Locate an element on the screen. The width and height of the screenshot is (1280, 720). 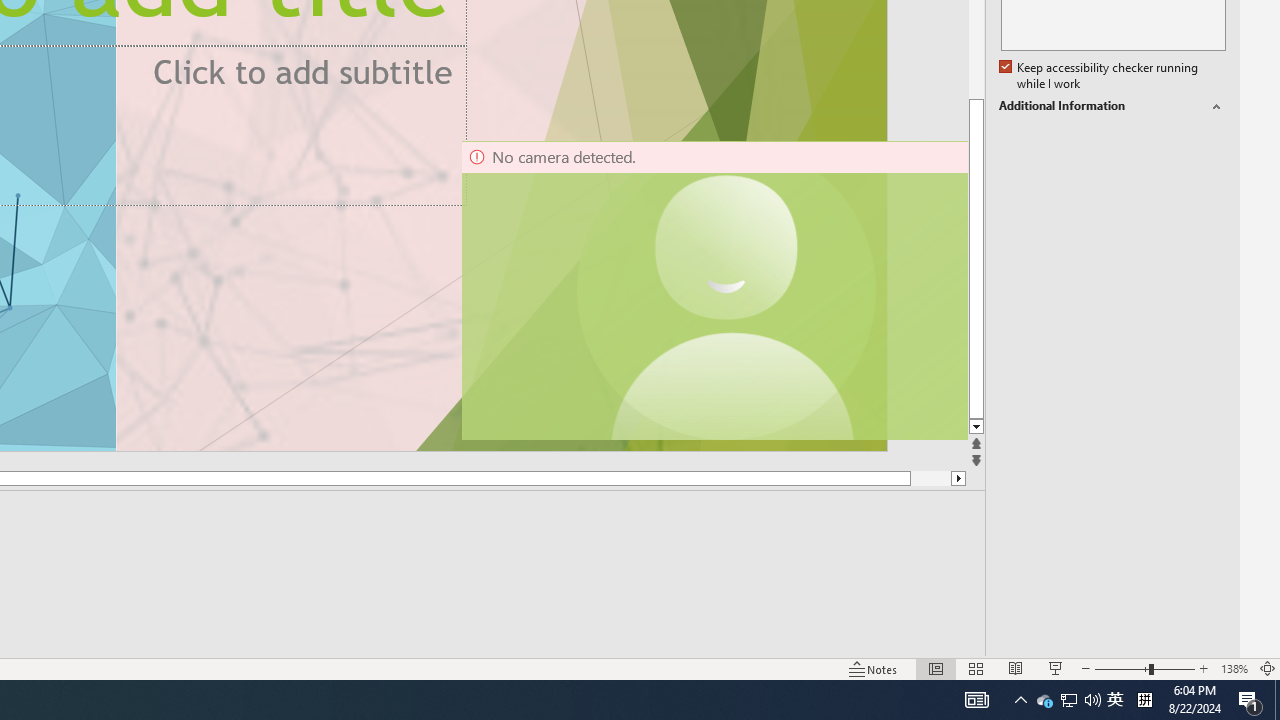
'Camera 11, No camera detected.' is located at coordinates (726, 290).